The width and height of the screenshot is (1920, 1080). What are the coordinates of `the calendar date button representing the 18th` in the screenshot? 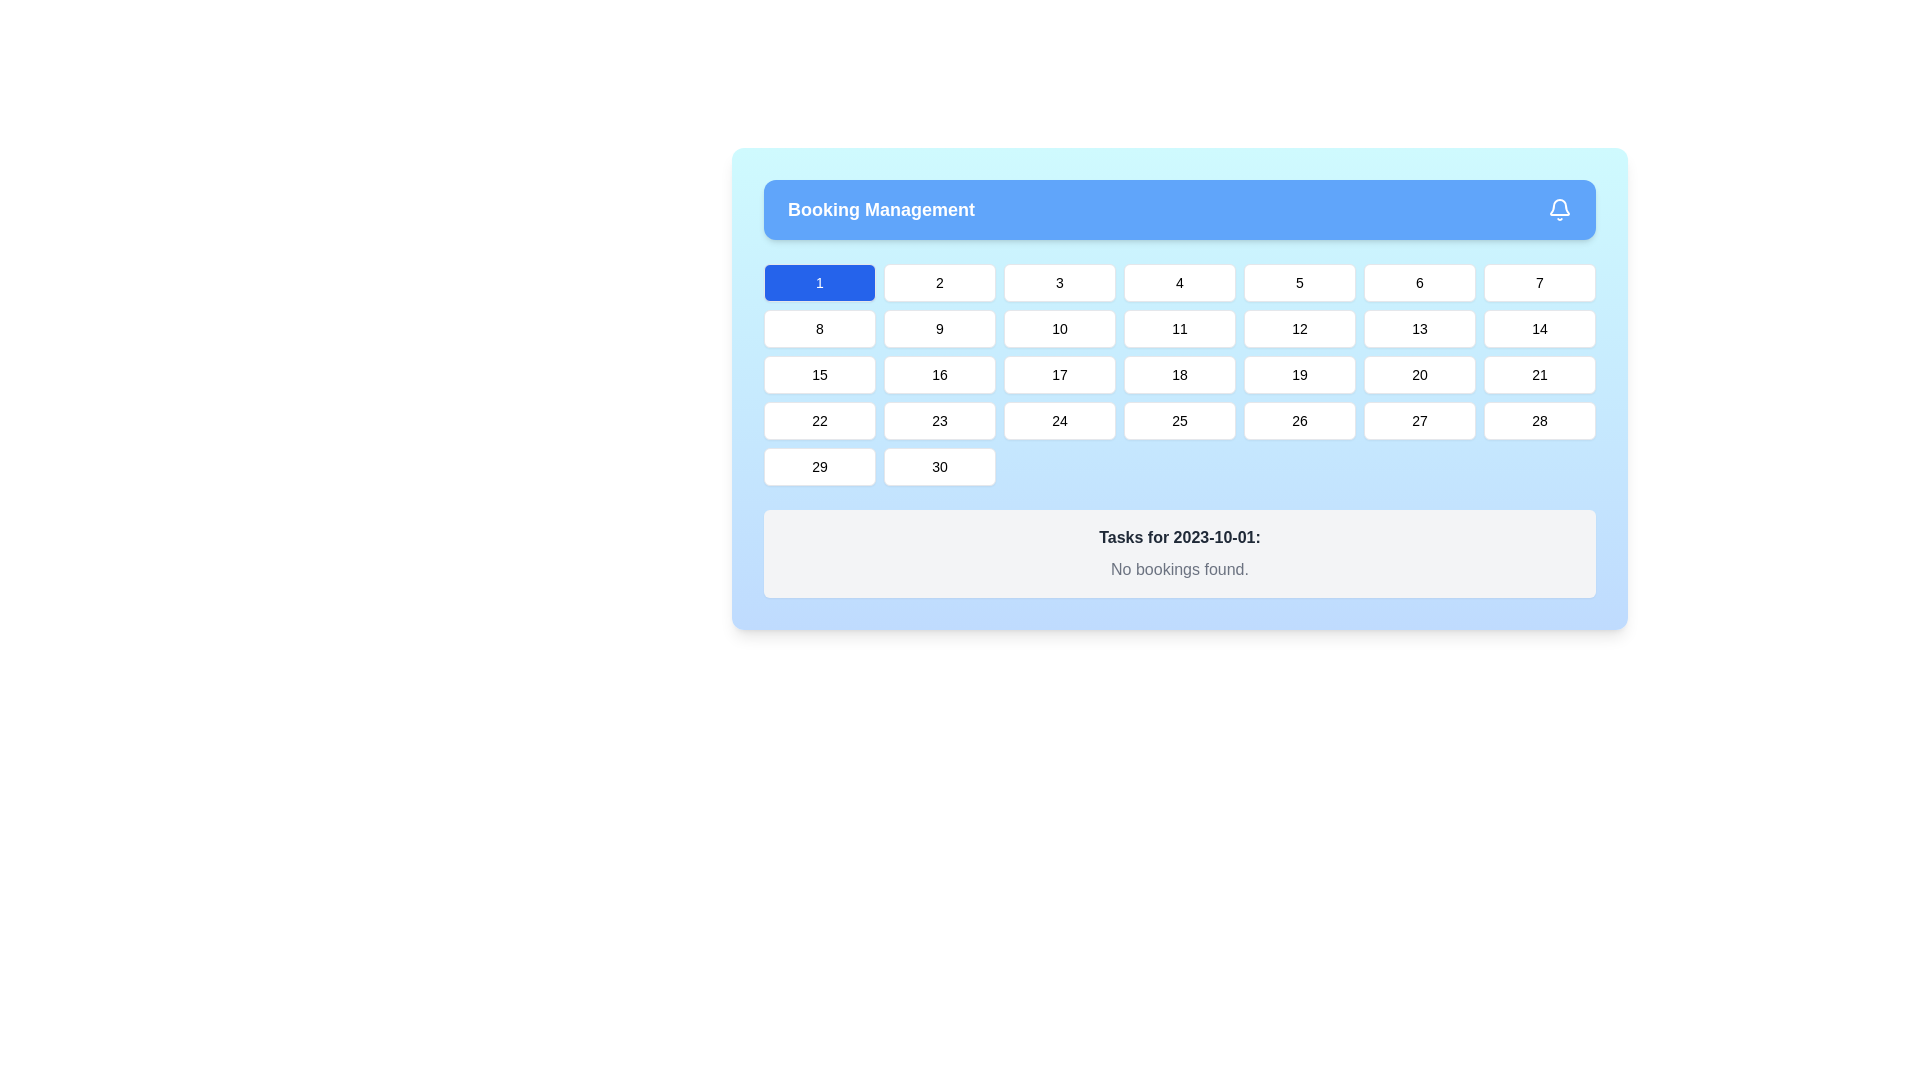 It's located at (1180, 374).